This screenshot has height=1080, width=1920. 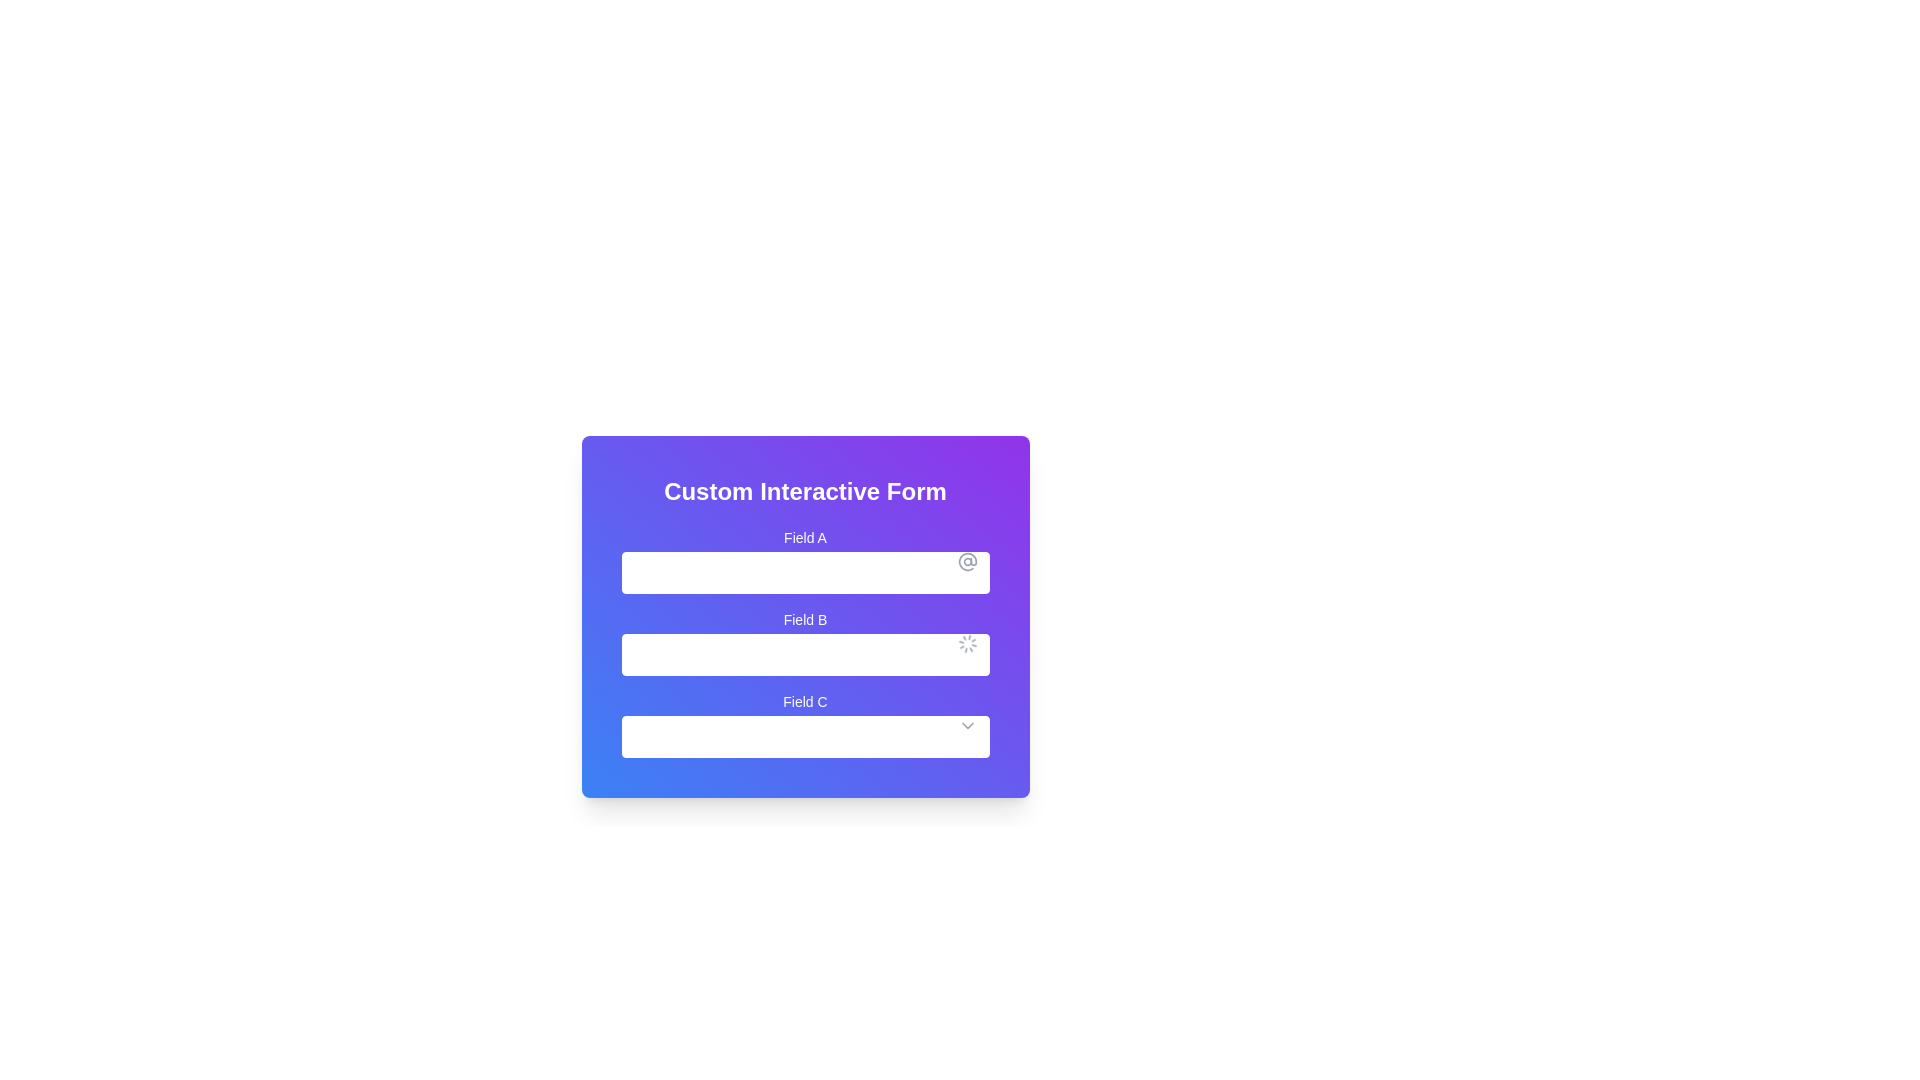 I want to click on the Text label that describes the first input field in the form, located above the input box, so click(x=805, y=536).